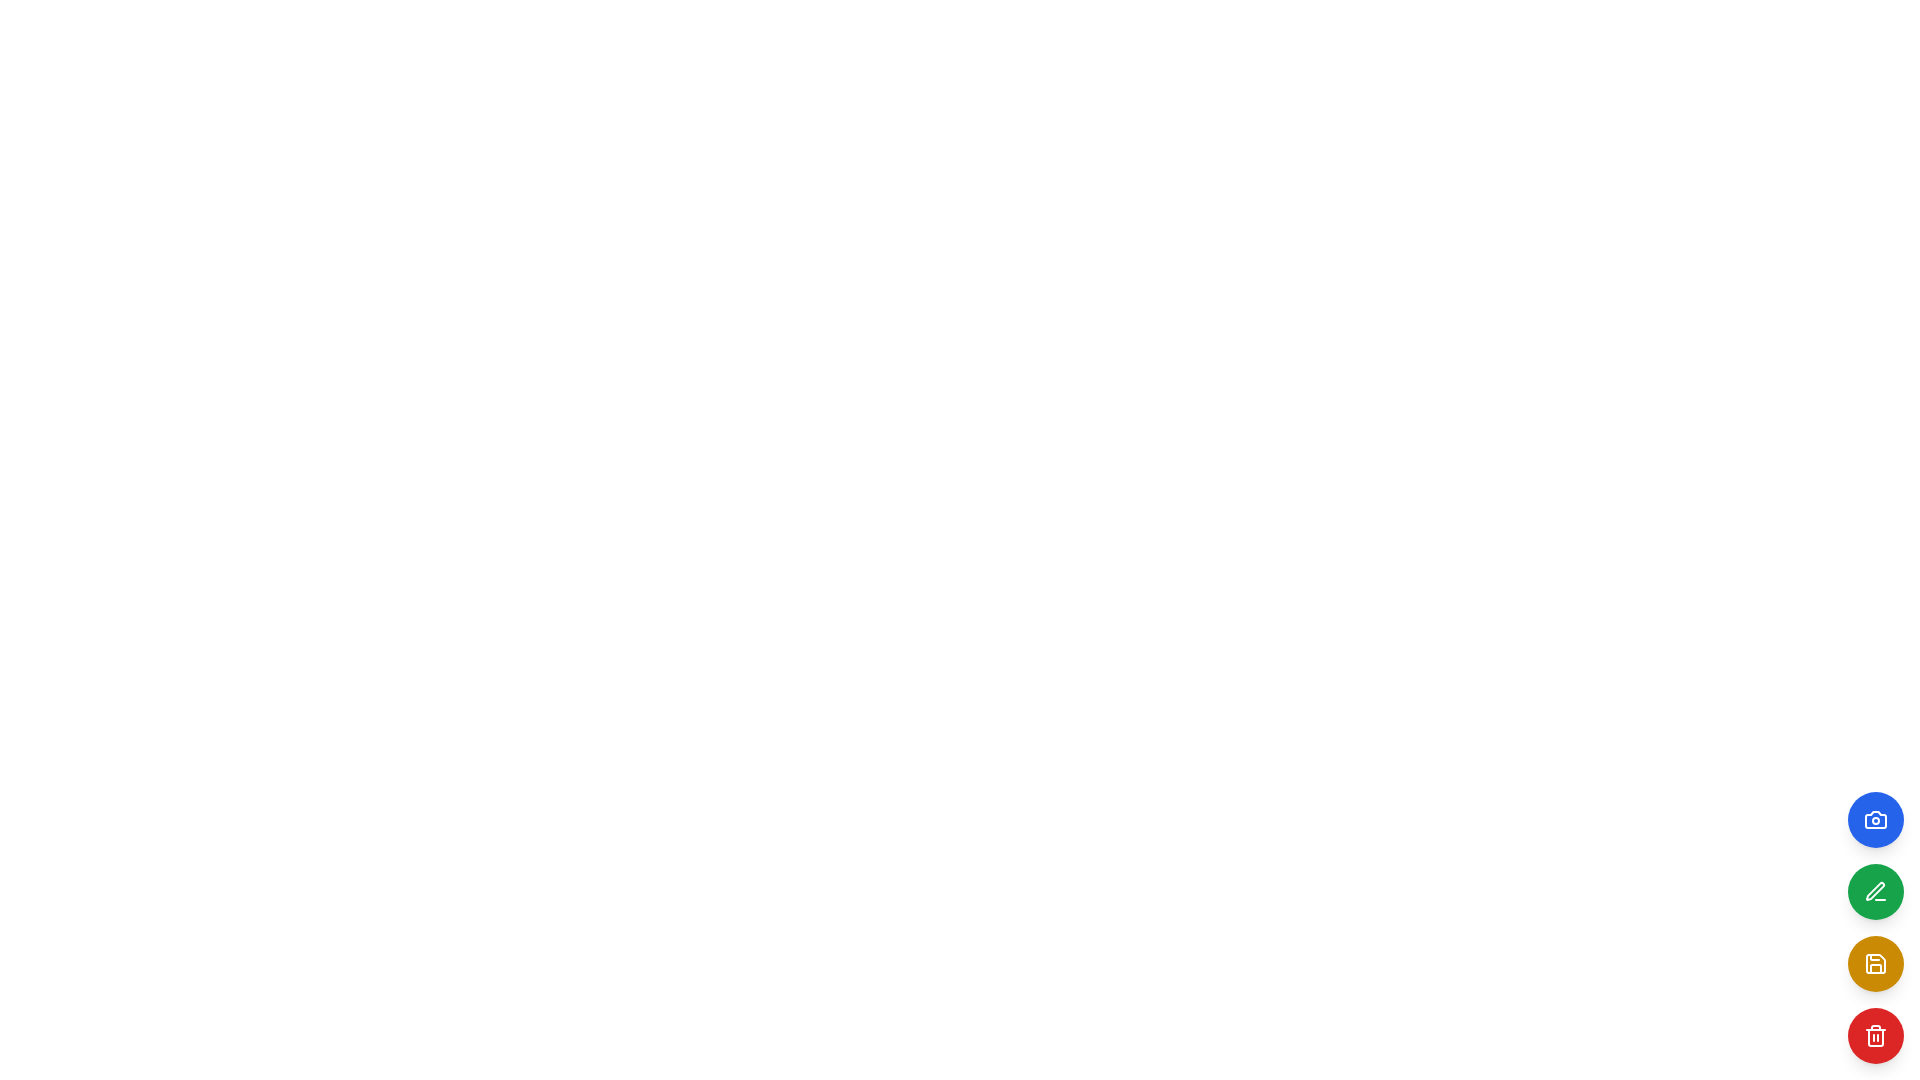 The height and width of the screenshot is (1080, 1920). I want to click on the circular green button with a white pencil icon, so click(1875, 890).